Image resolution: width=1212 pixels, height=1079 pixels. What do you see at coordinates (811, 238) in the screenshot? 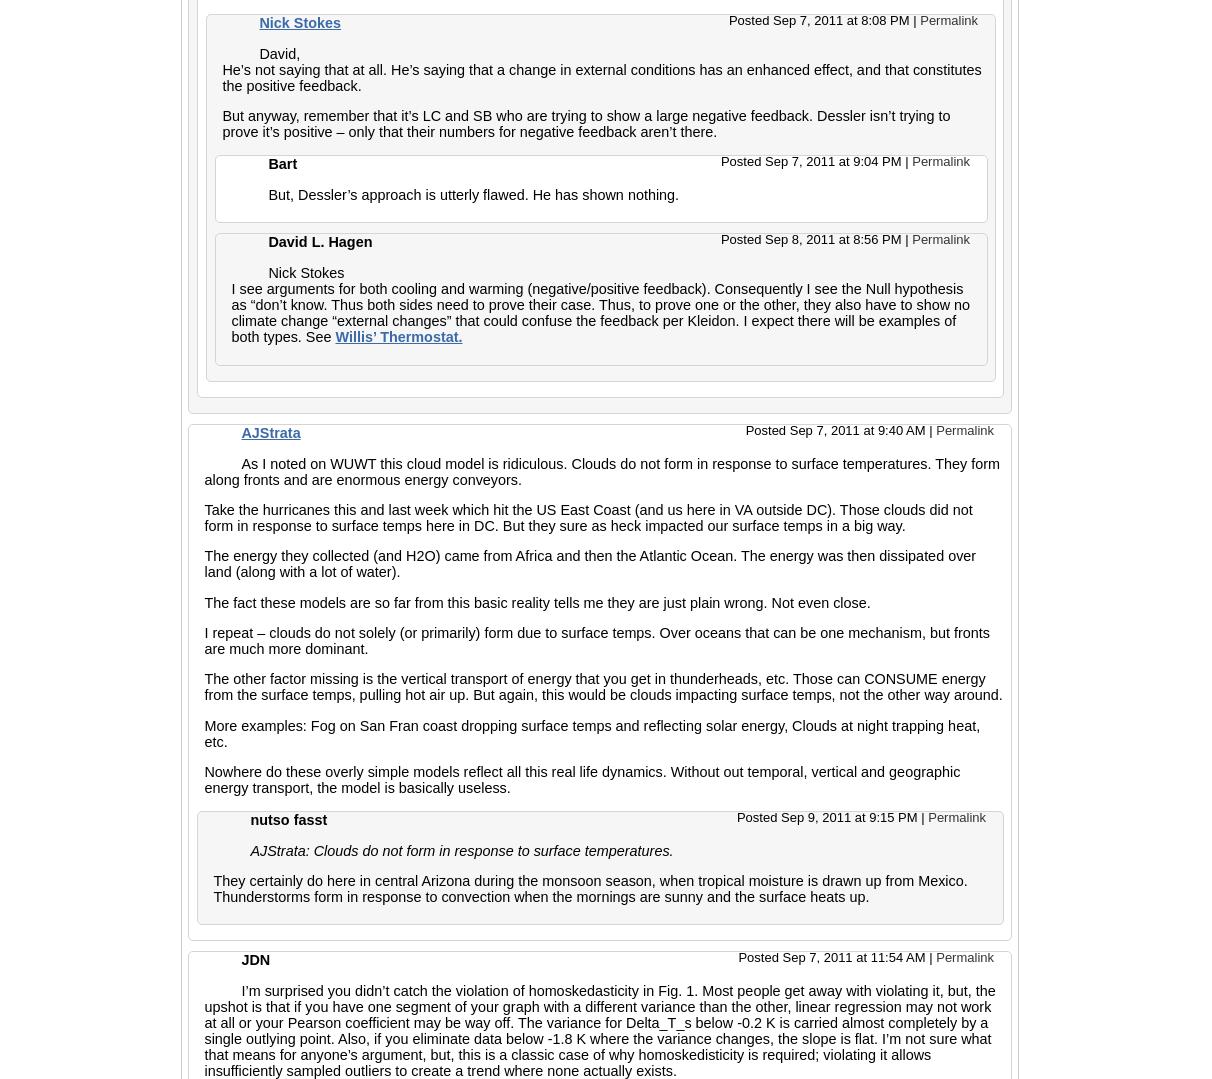
I see `'Posted Sep 8, 2011 at 8:56 PM'` at bounding box center [811, 238].